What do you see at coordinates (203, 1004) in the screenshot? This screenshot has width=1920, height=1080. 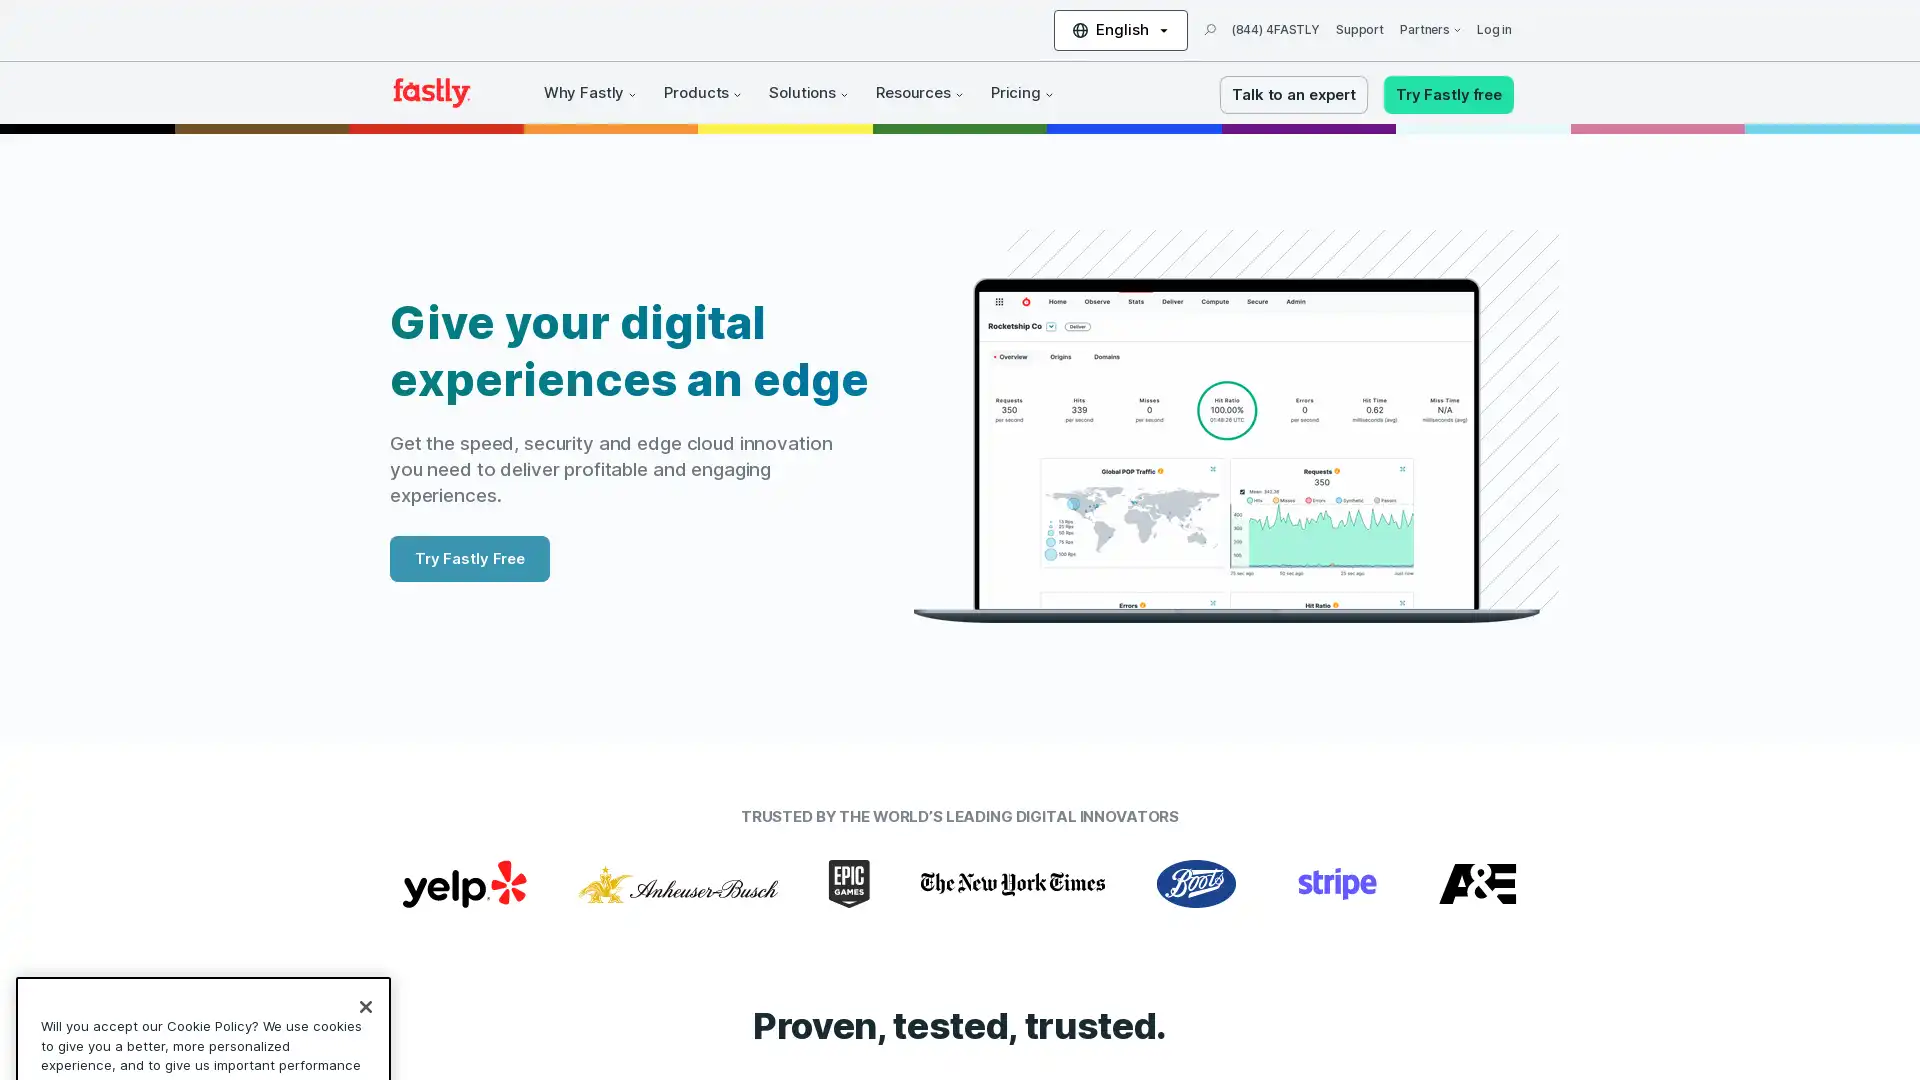 I see `Cookies Settings` at bounding box center [203, 1004].